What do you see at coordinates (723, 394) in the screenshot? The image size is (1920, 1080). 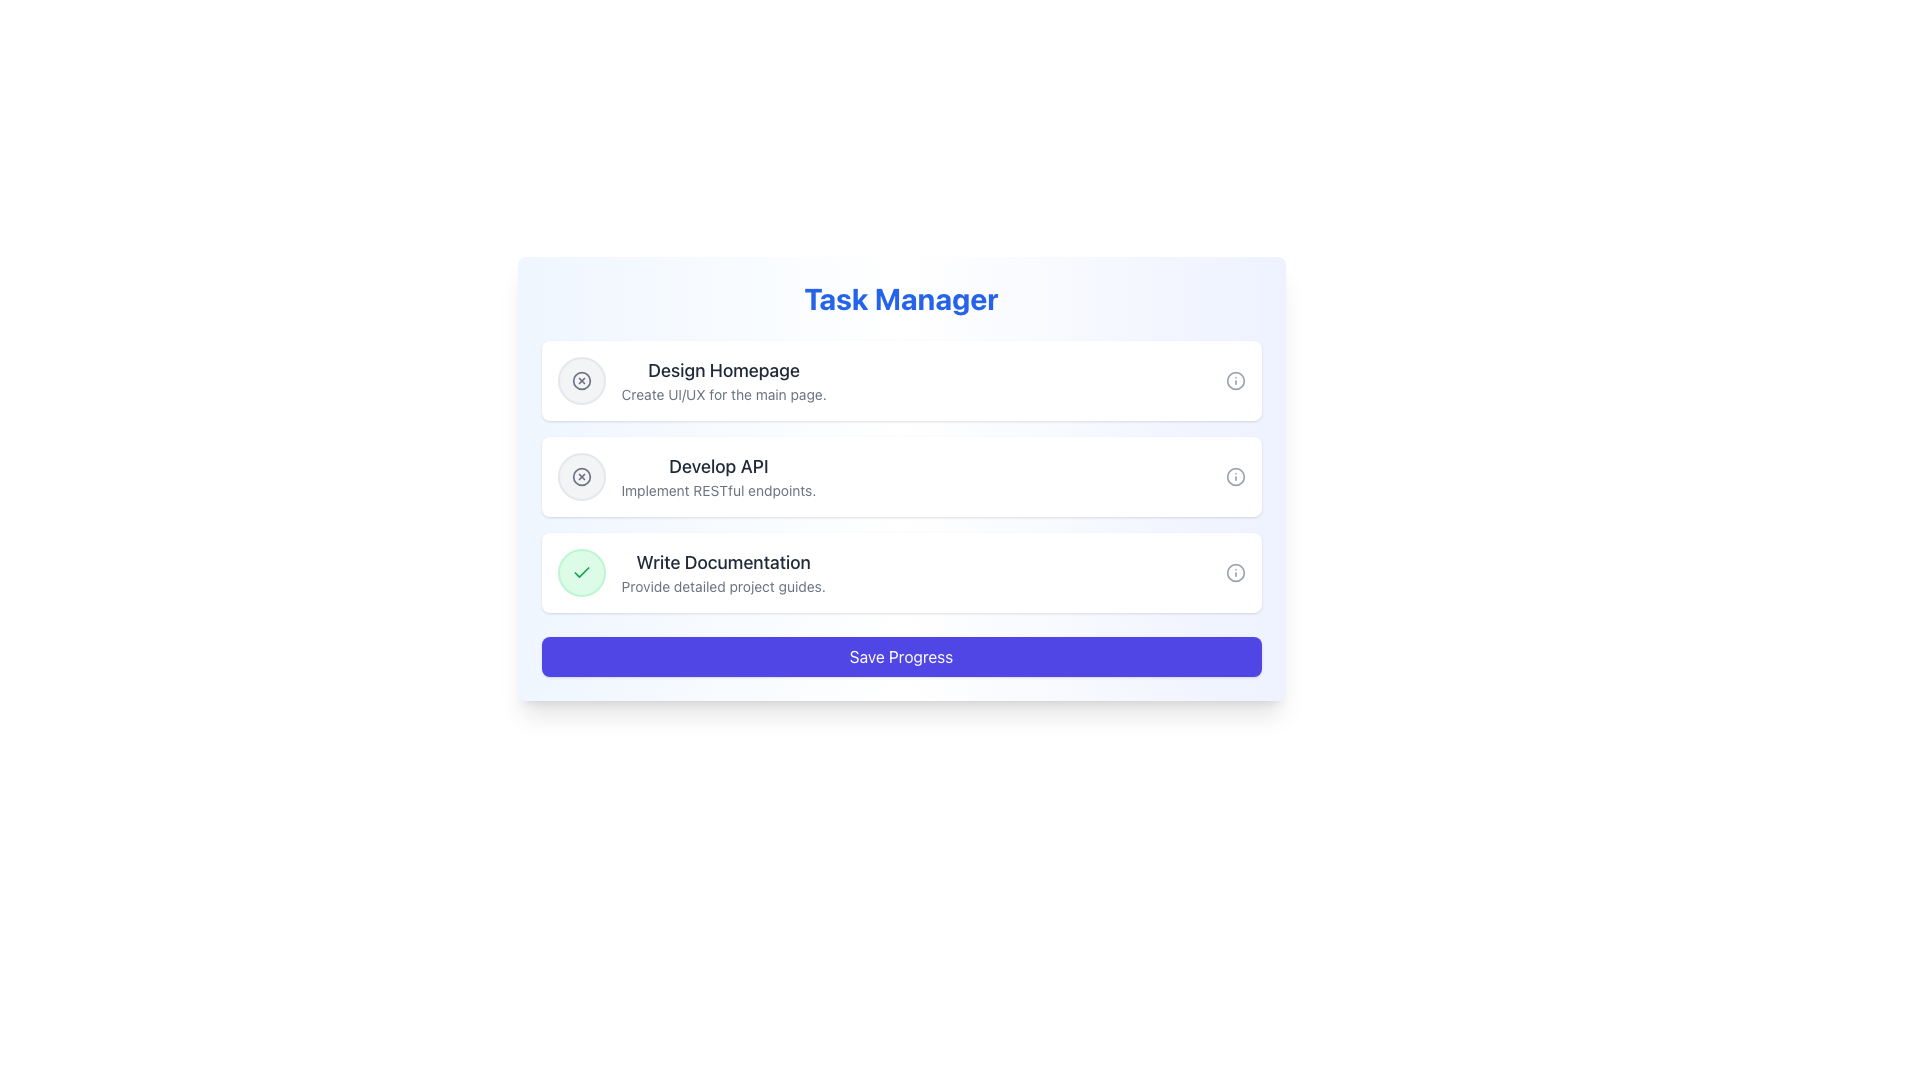 I see `brief description provided by the text label located beneath the title 'Design Homepage' in the upper section of the interface` at bounding box center [723, 394].